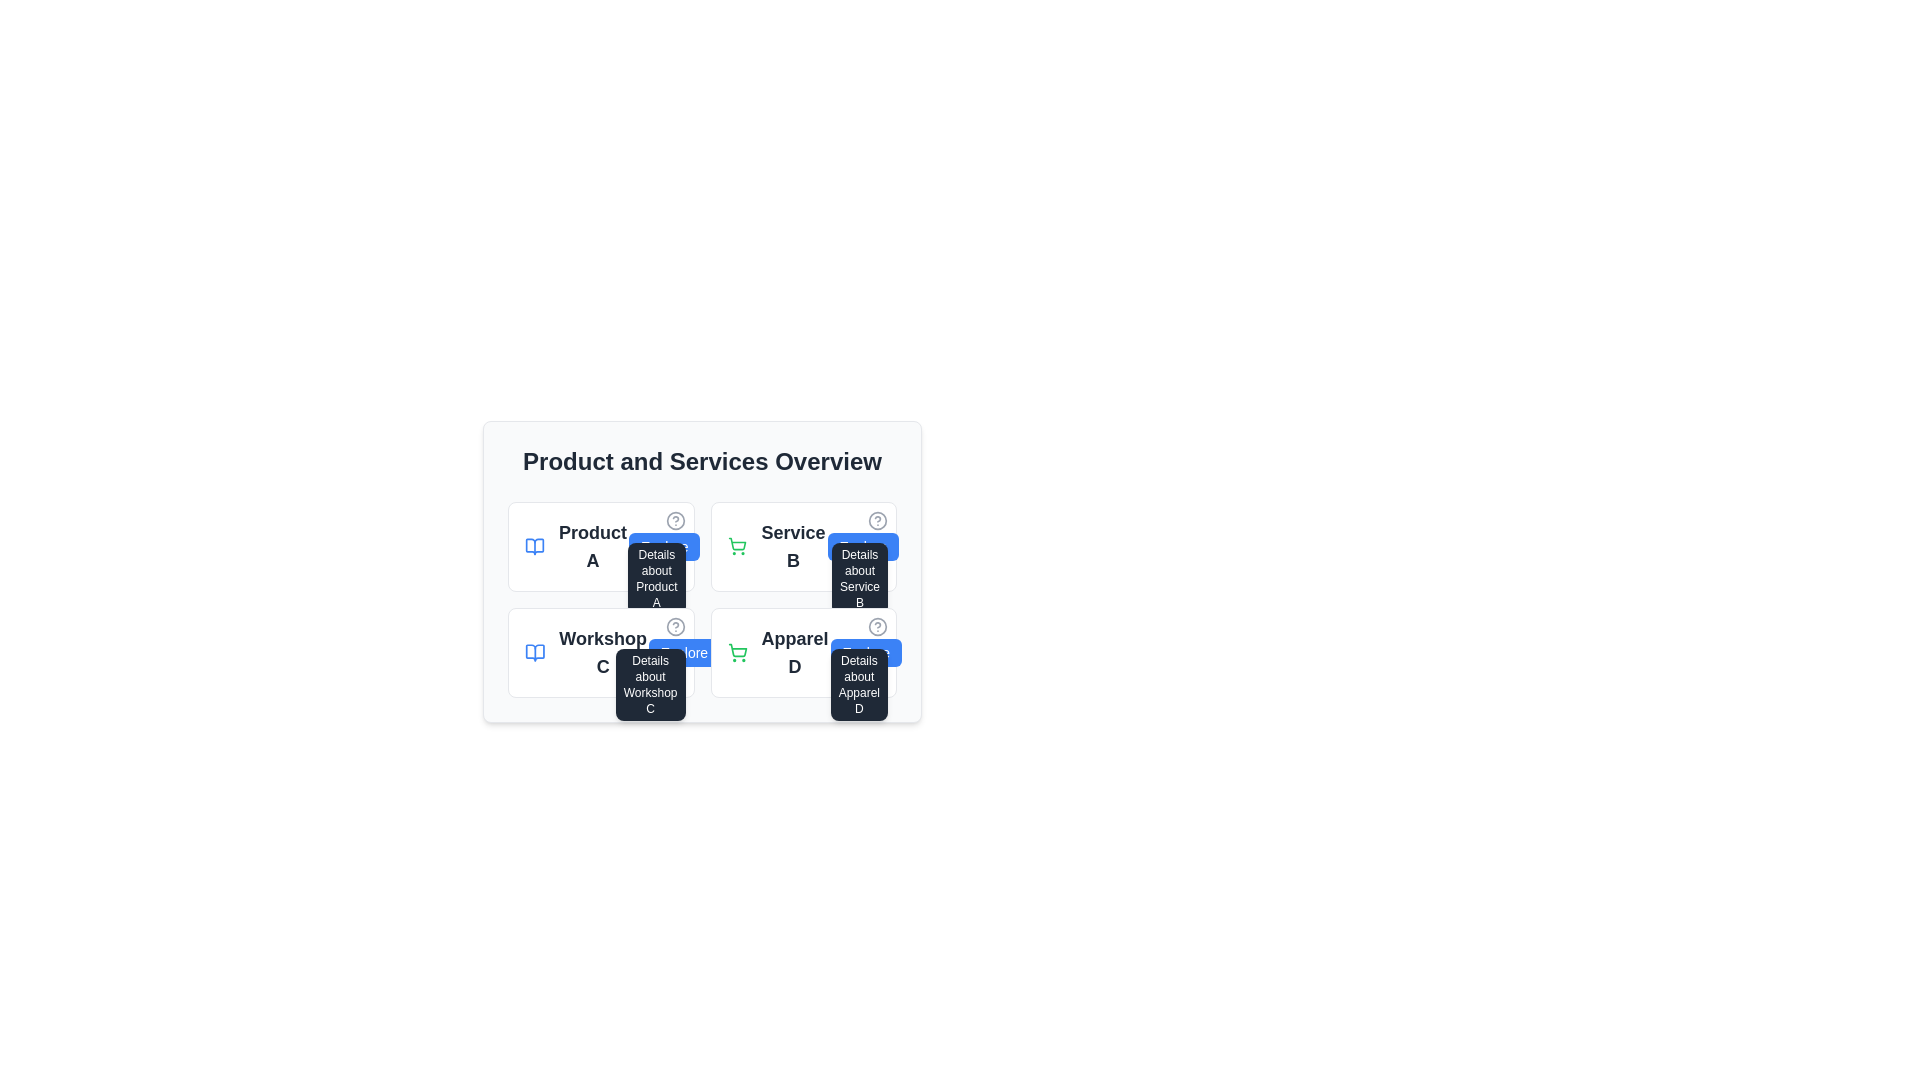 This screenshot has width=1920, height=1080. Describe the element at coordinates (776, 547) in the screenshot. I see `to select the 'Service B' text and shopping cart icon, which is visually distinguished by a green shopping cart icon followed by large, bold, dark-colored text, located in the top-right of the 'Product and Services Overview' grid` at that location.